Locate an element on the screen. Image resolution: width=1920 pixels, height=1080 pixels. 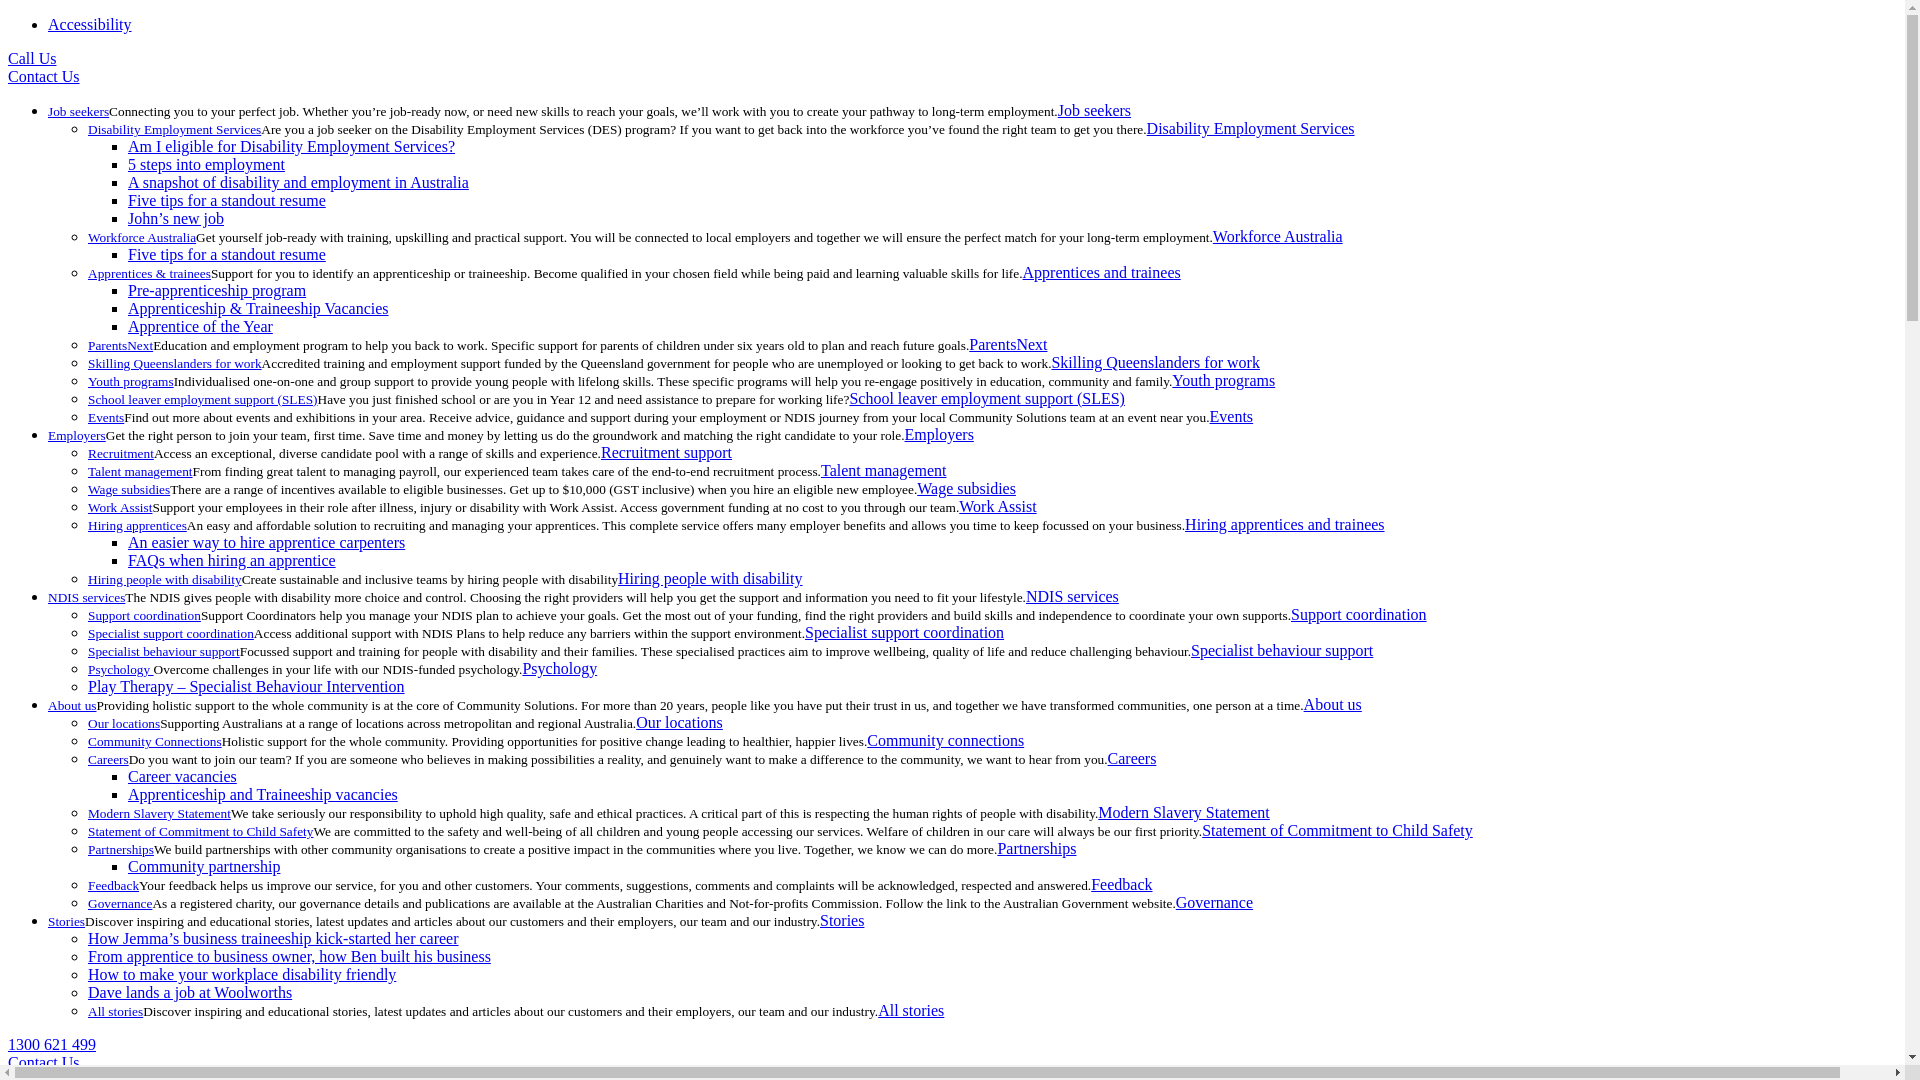
'Job seekers' is located at coordinates (78, 111).